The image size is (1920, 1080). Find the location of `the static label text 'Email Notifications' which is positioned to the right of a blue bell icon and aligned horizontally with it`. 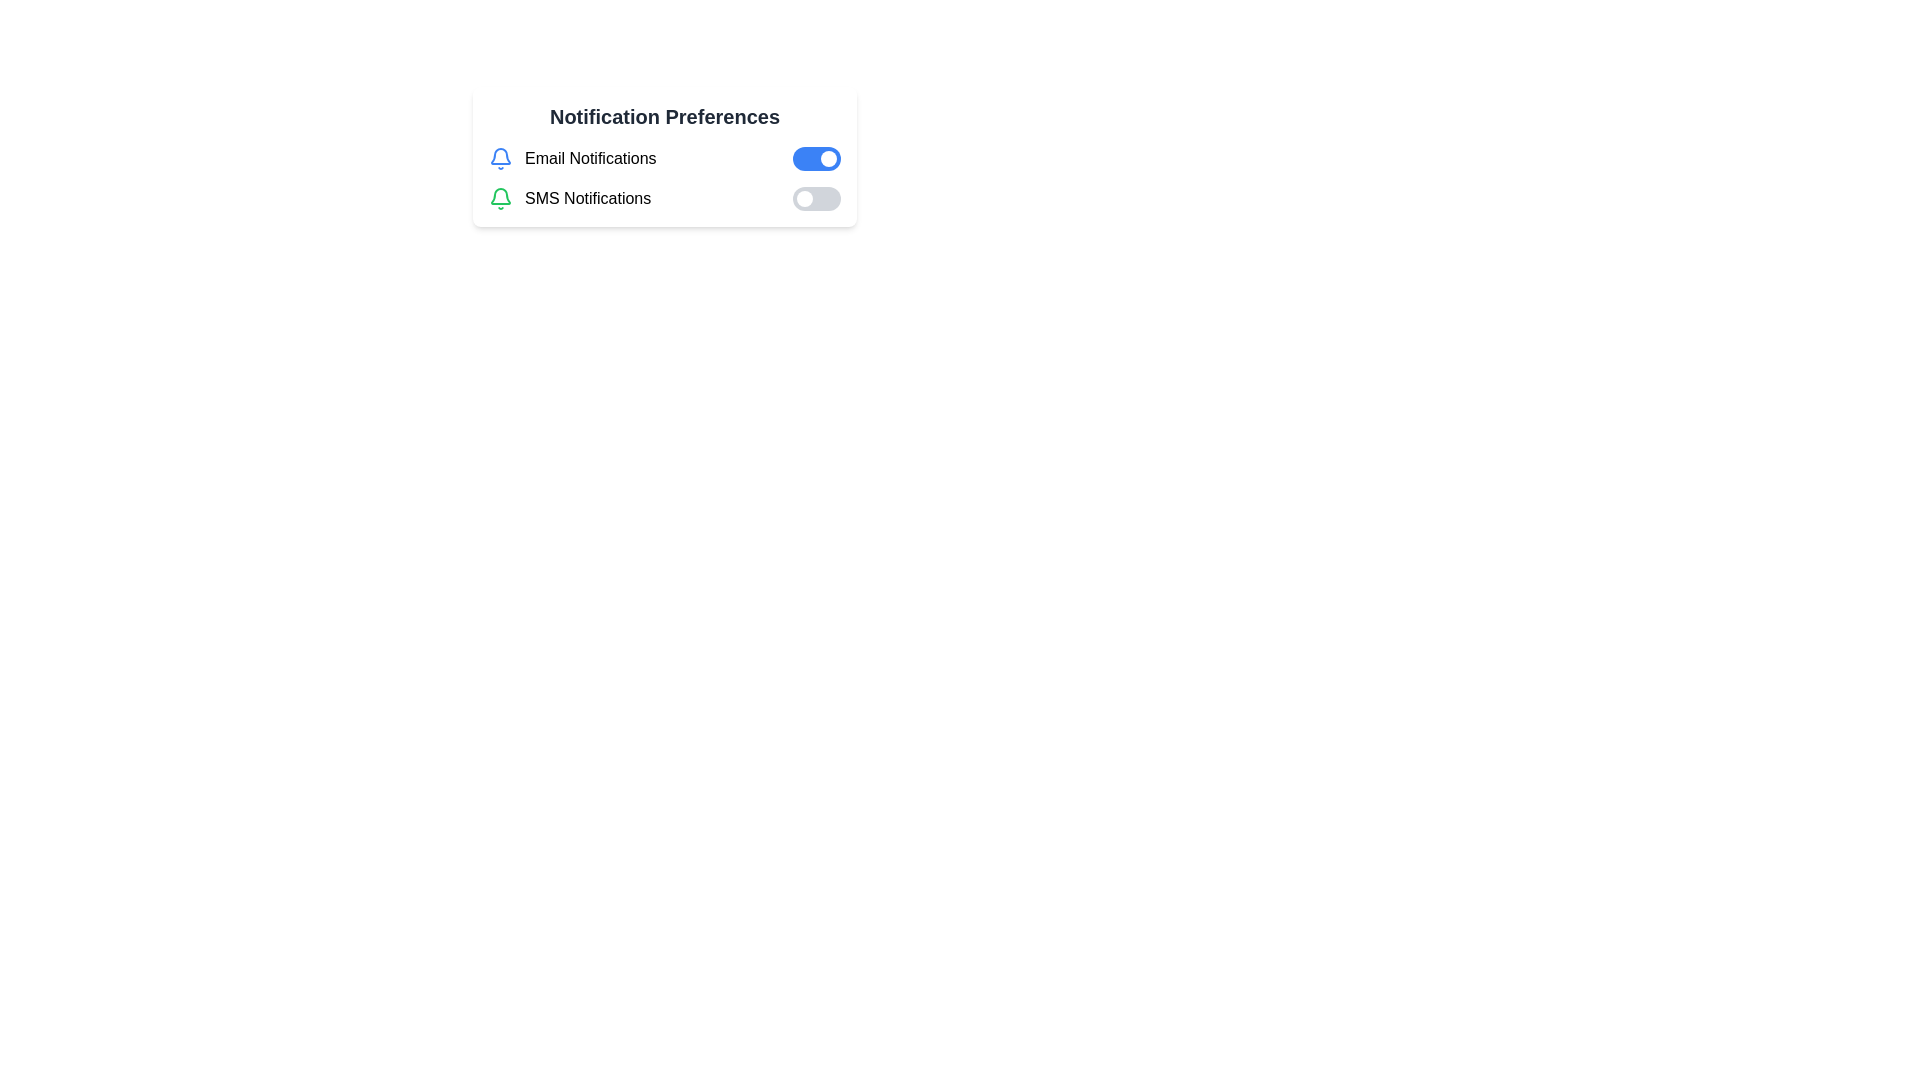

the static label text 'Email Notifications' which is positioned to the right of a blue bell icon and aligned horizontally with it is located at coordinates (589, 157).